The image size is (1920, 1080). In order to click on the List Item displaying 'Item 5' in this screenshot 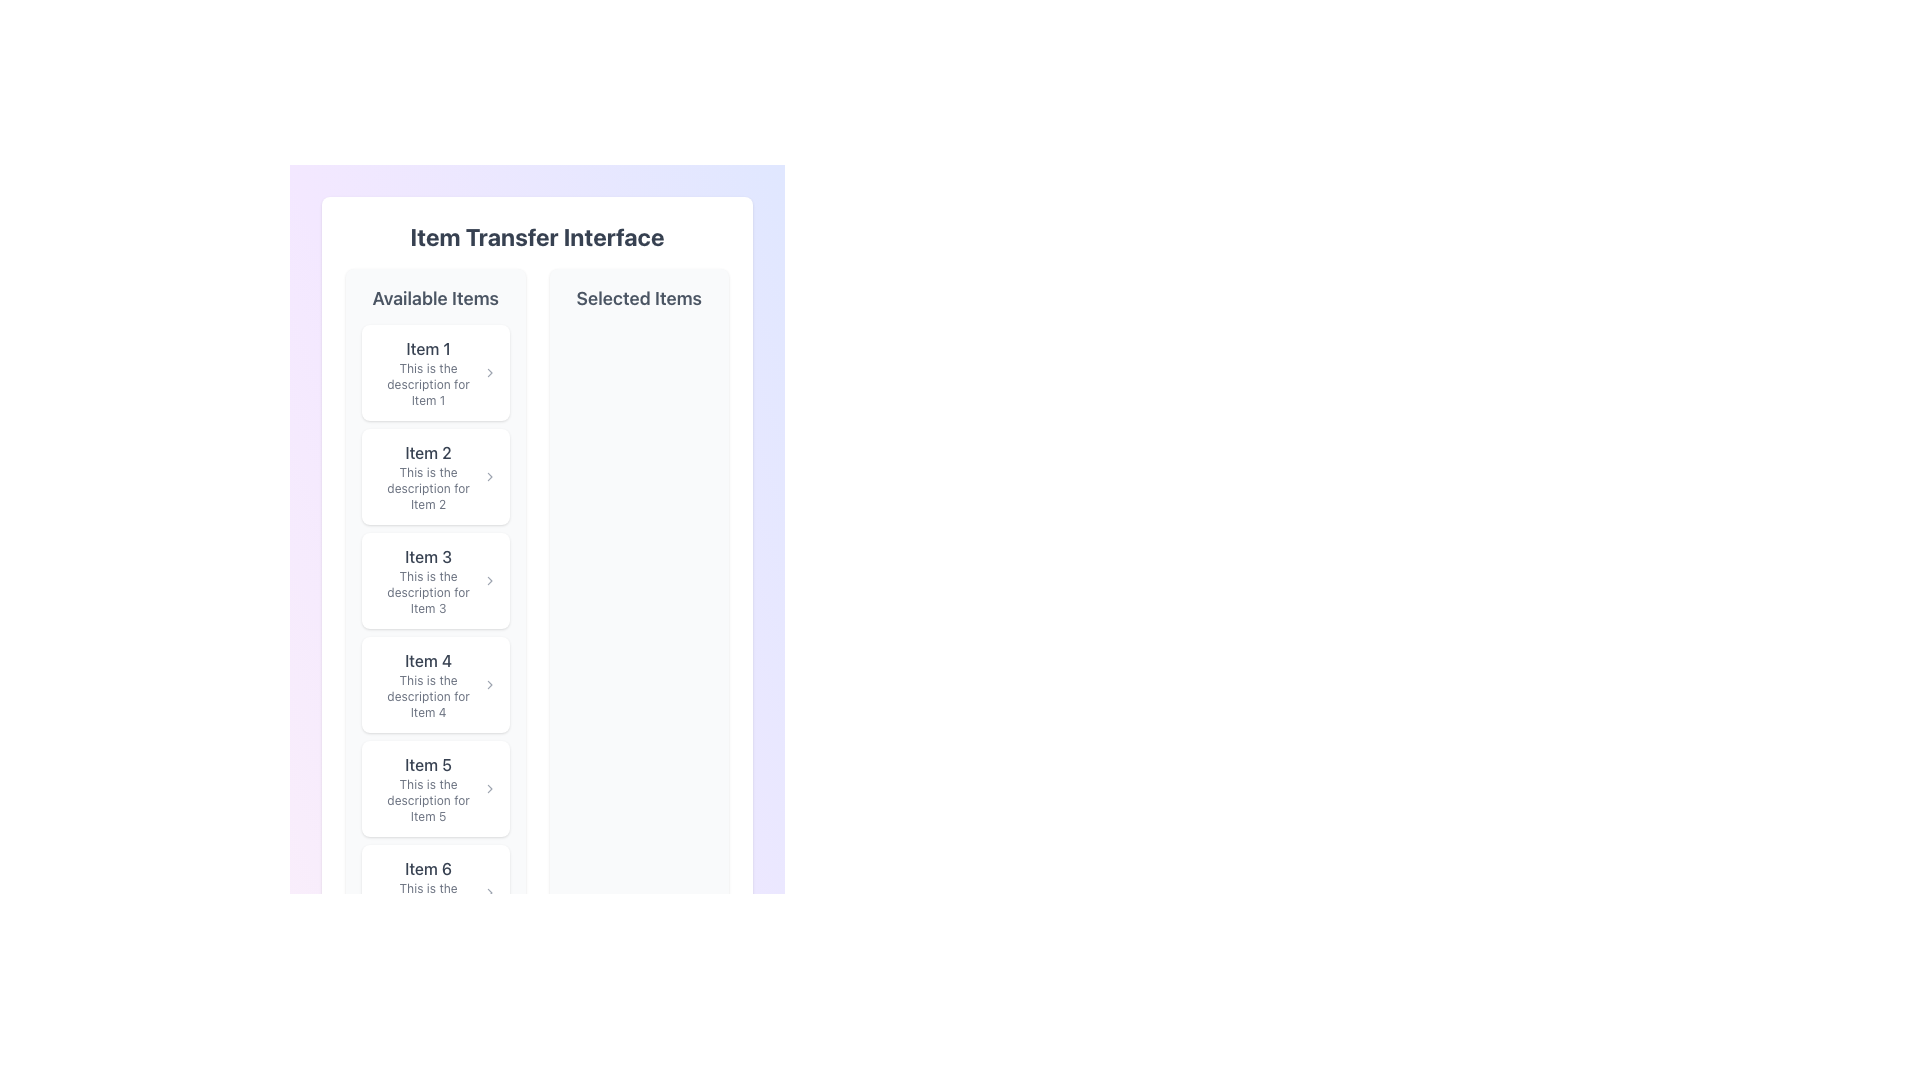, I will do `click(434, 788)`.